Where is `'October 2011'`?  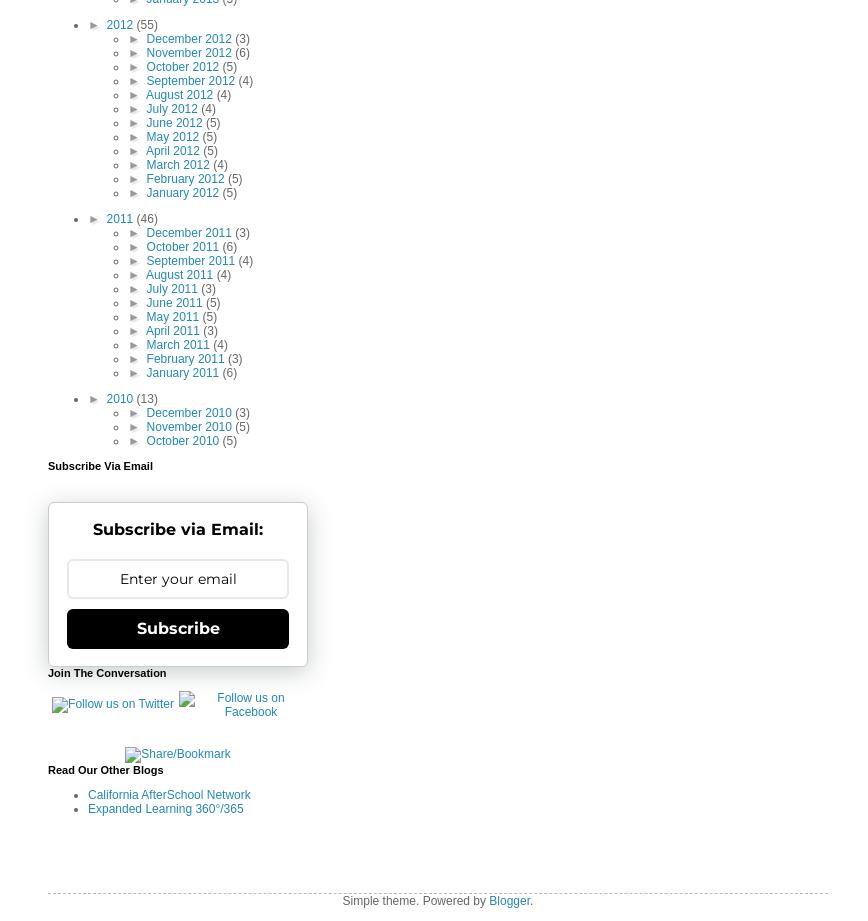 'October 2011' is located at coordinates (184, 246).